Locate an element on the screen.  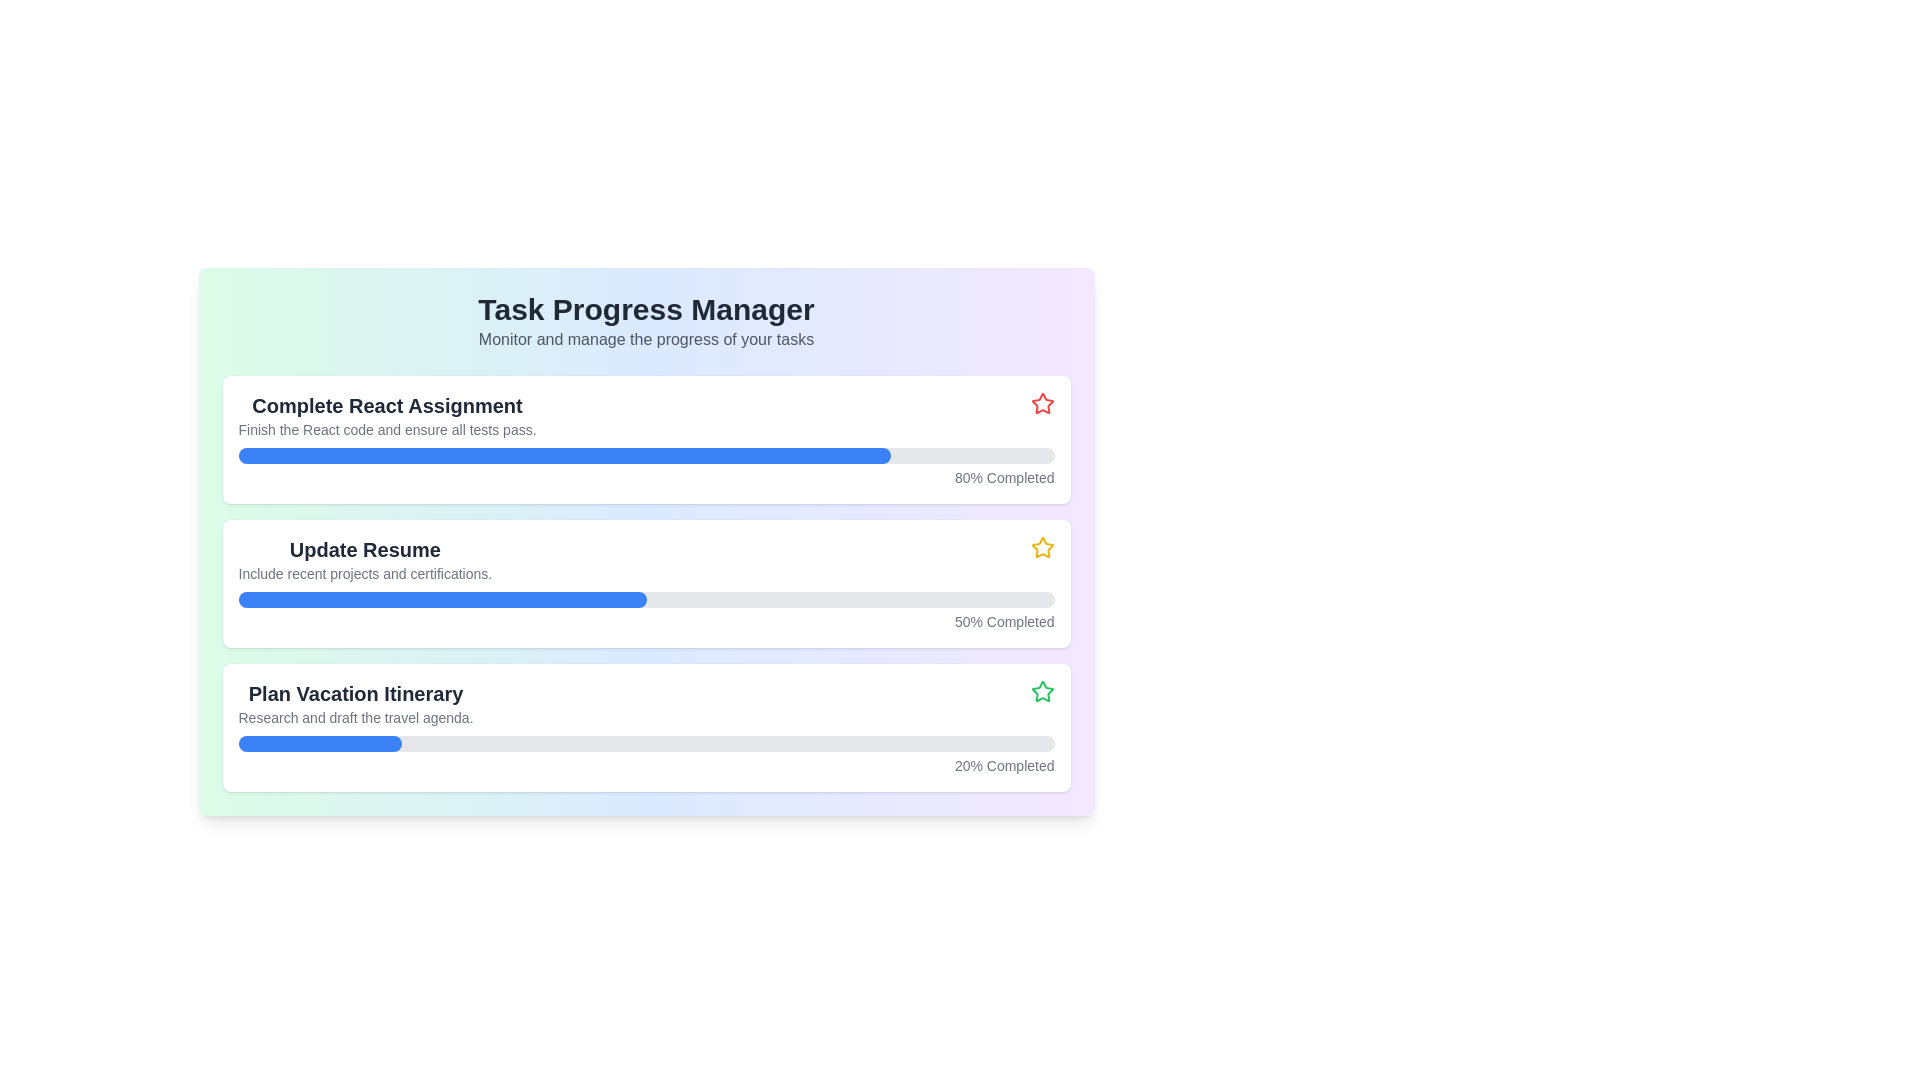
task progress is located at coordinates (621, 744).